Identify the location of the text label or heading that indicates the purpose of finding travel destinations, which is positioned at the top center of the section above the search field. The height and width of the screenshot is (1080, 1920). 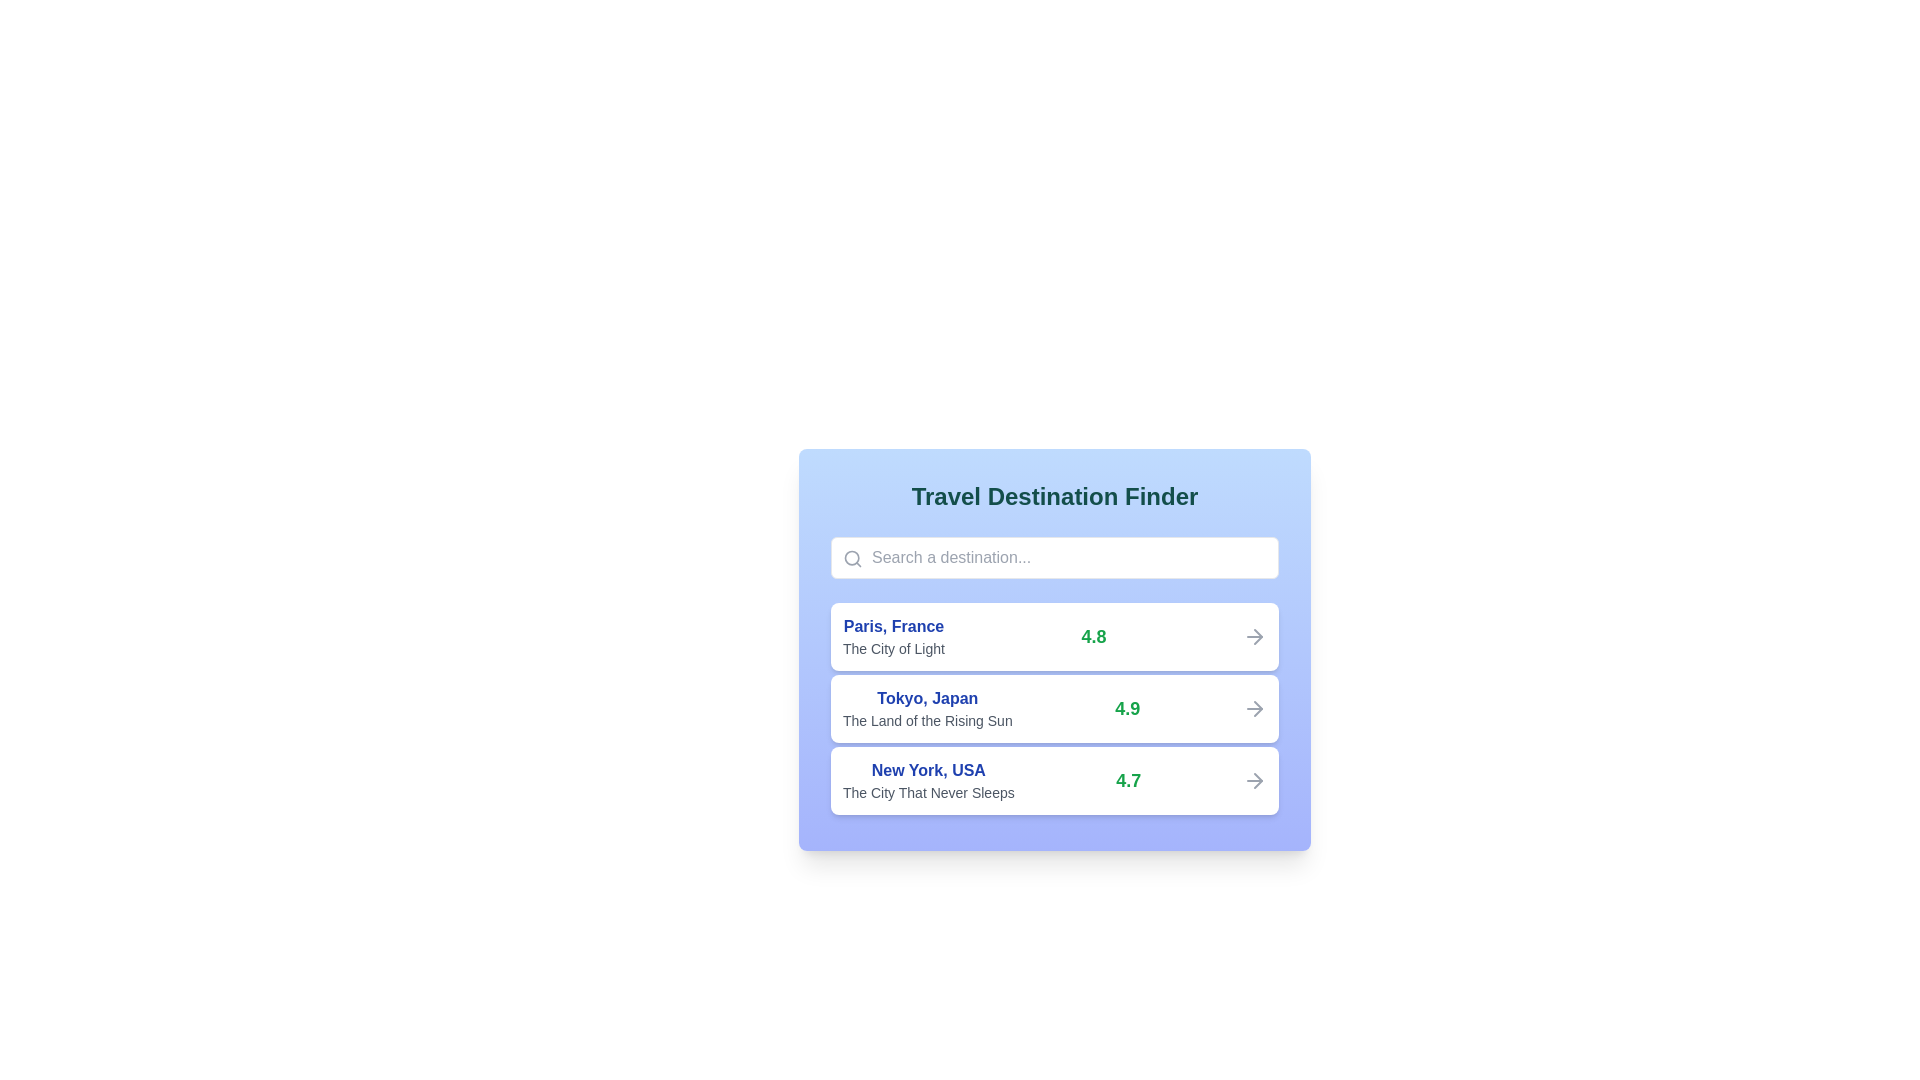
(1054, 496).